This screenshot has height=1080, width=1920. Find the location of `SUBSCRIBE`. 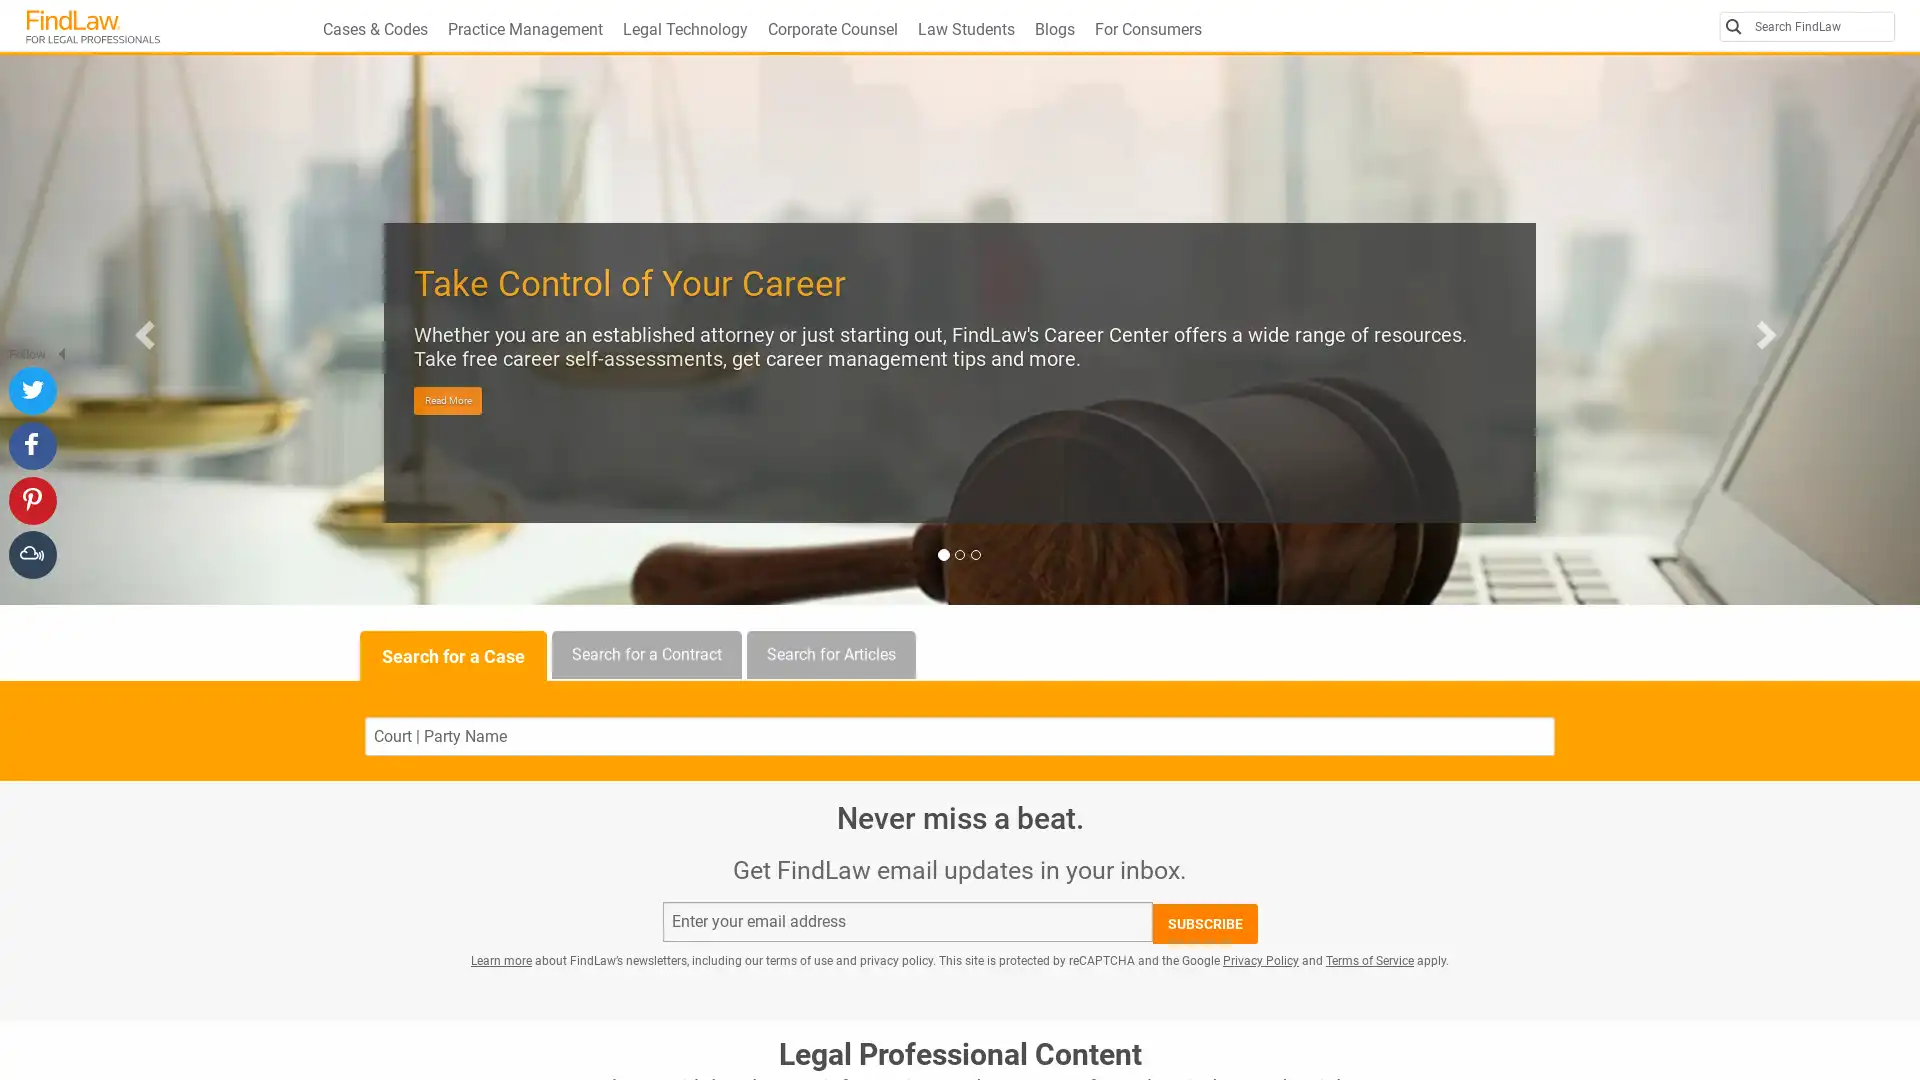

SUBSCRIBE is located at coordinates (1203, 924).